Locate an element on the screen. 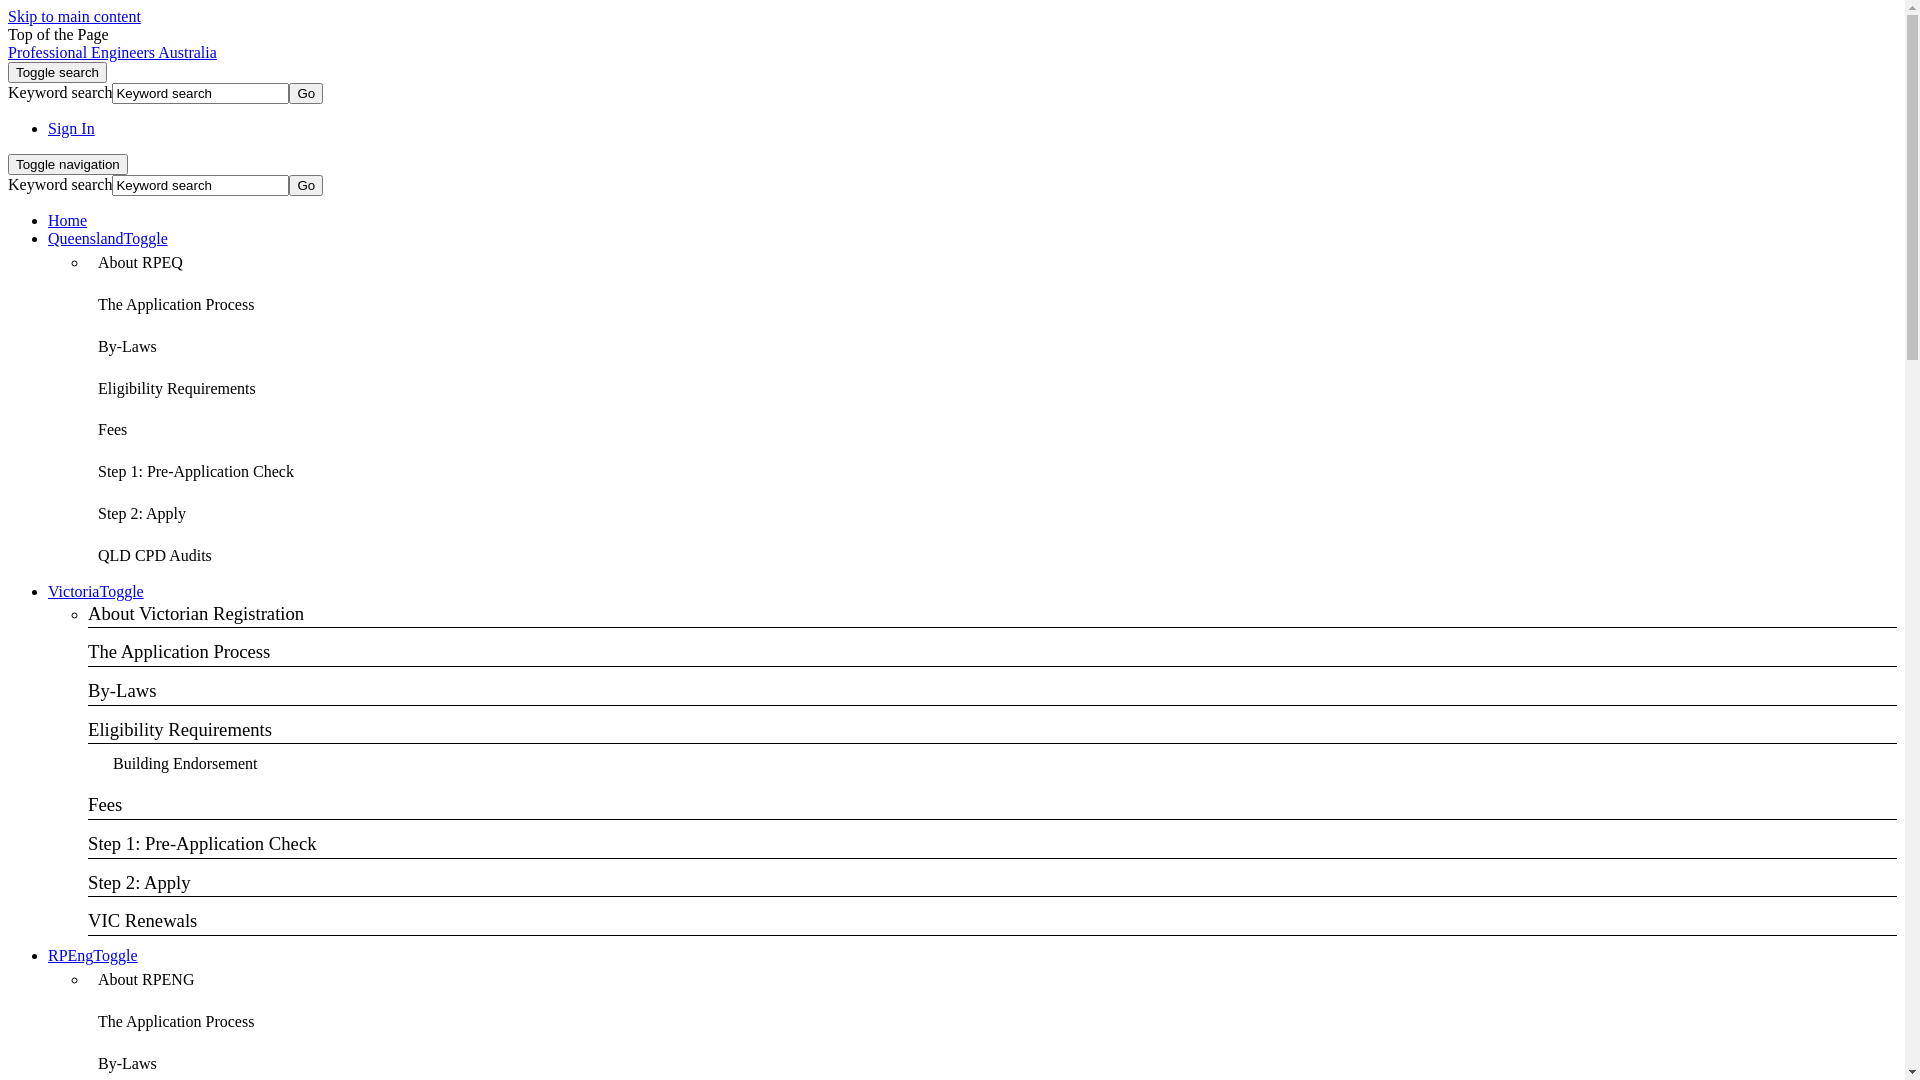 This screenshot has width=1920, height=1080. 'VictoriaToggle' is located at coordinates (95, 590).